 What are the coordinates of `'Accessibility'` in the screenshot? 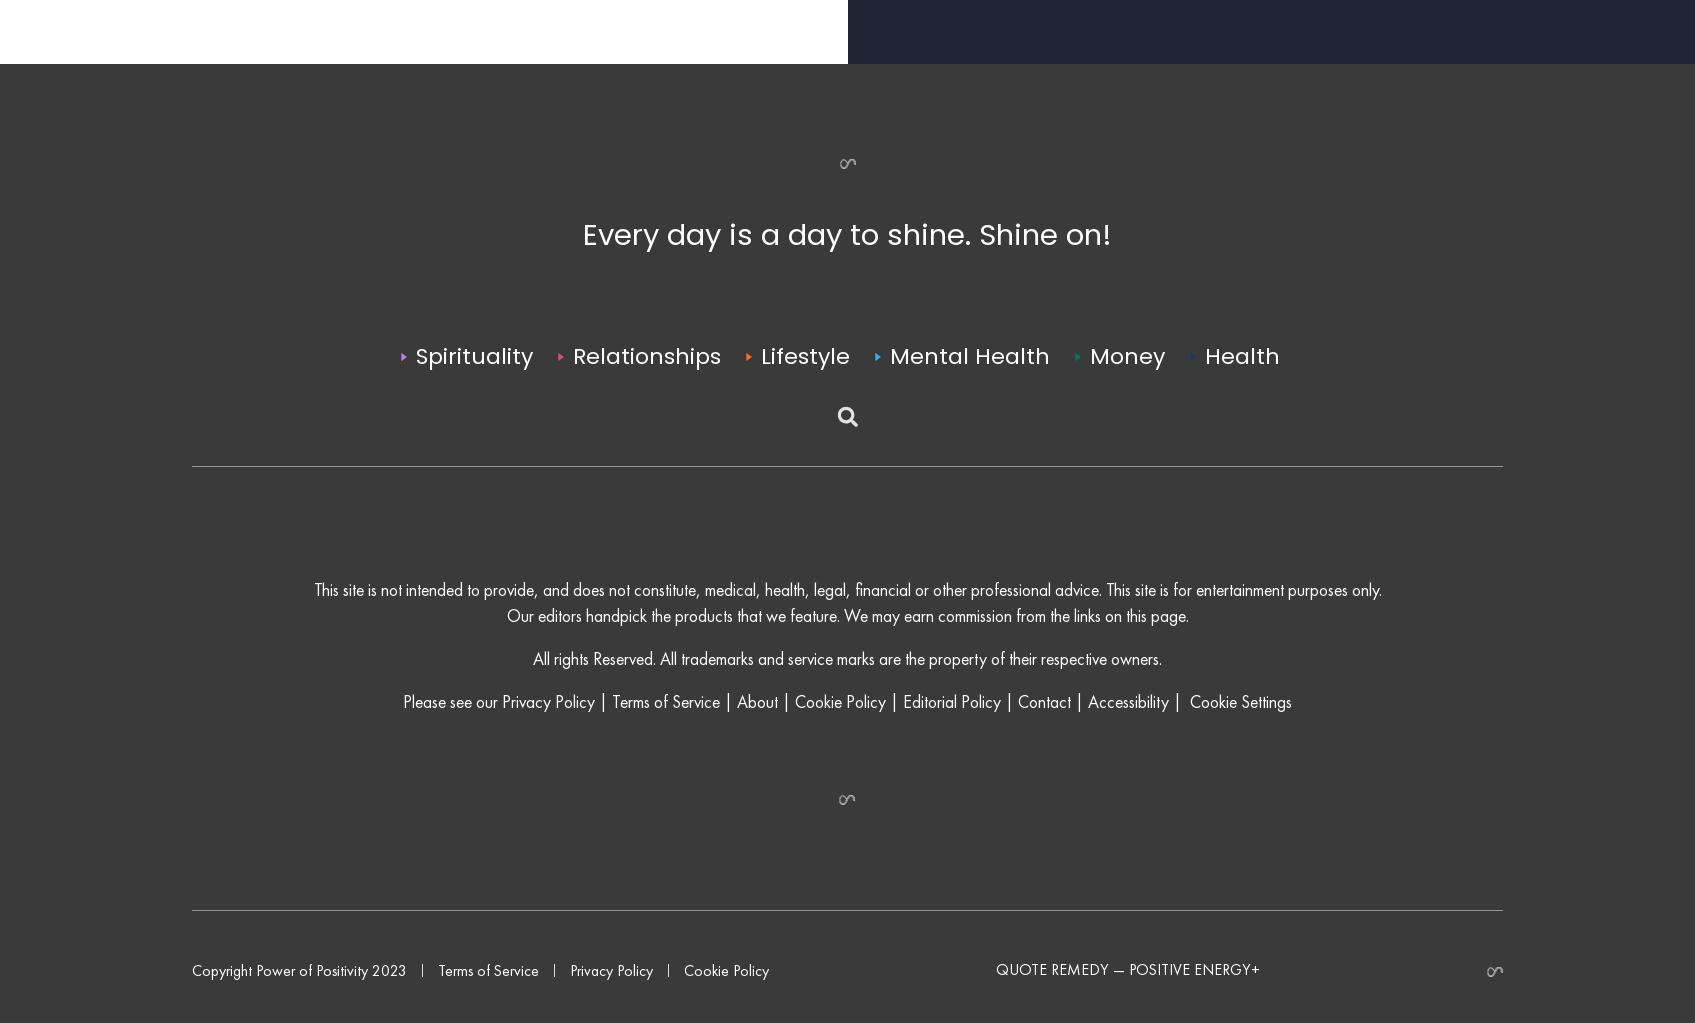 It's located at (1127, 744).